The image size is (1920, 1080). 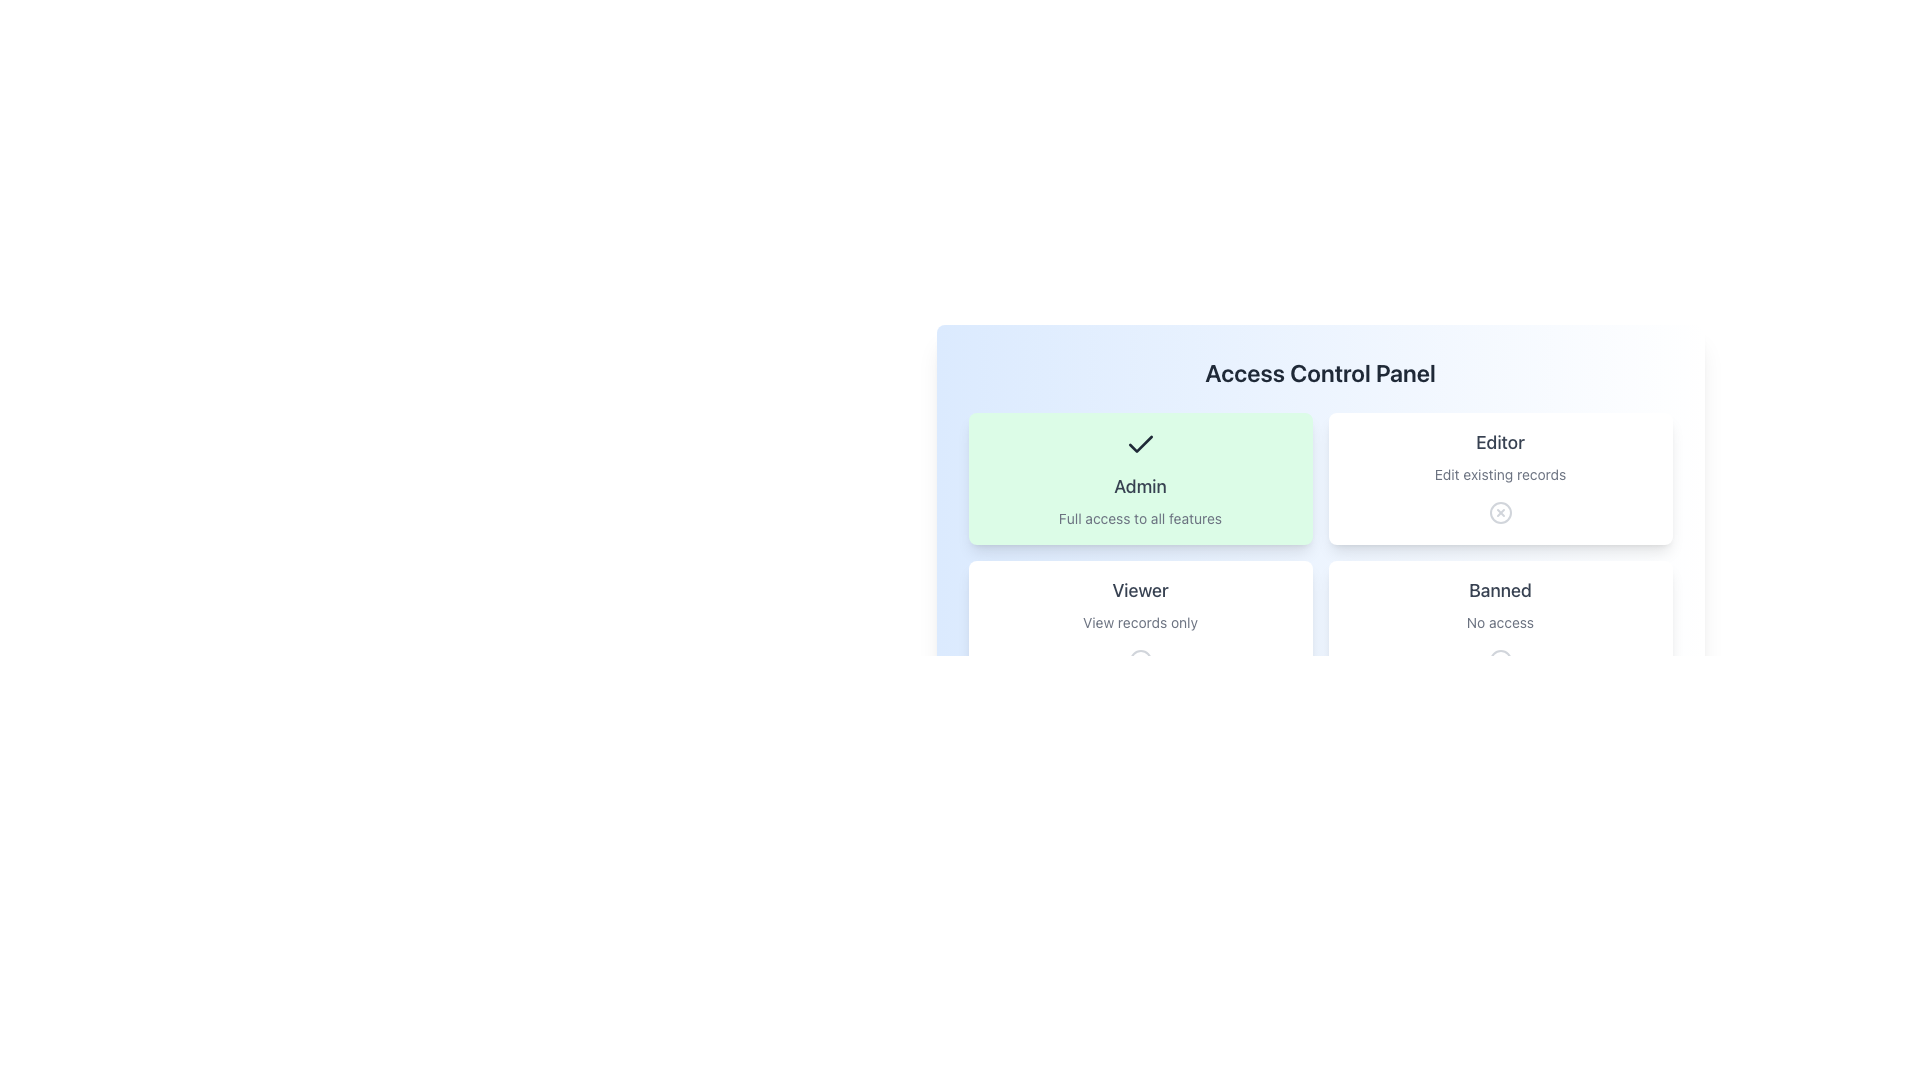 I want to click on the descriptive Text label providing information about the features available under the 'Admin' access level, which is located within the 'Admin' access level card, centered horizontally beneath the 'Admin' title, so click(x=1140, y=518).